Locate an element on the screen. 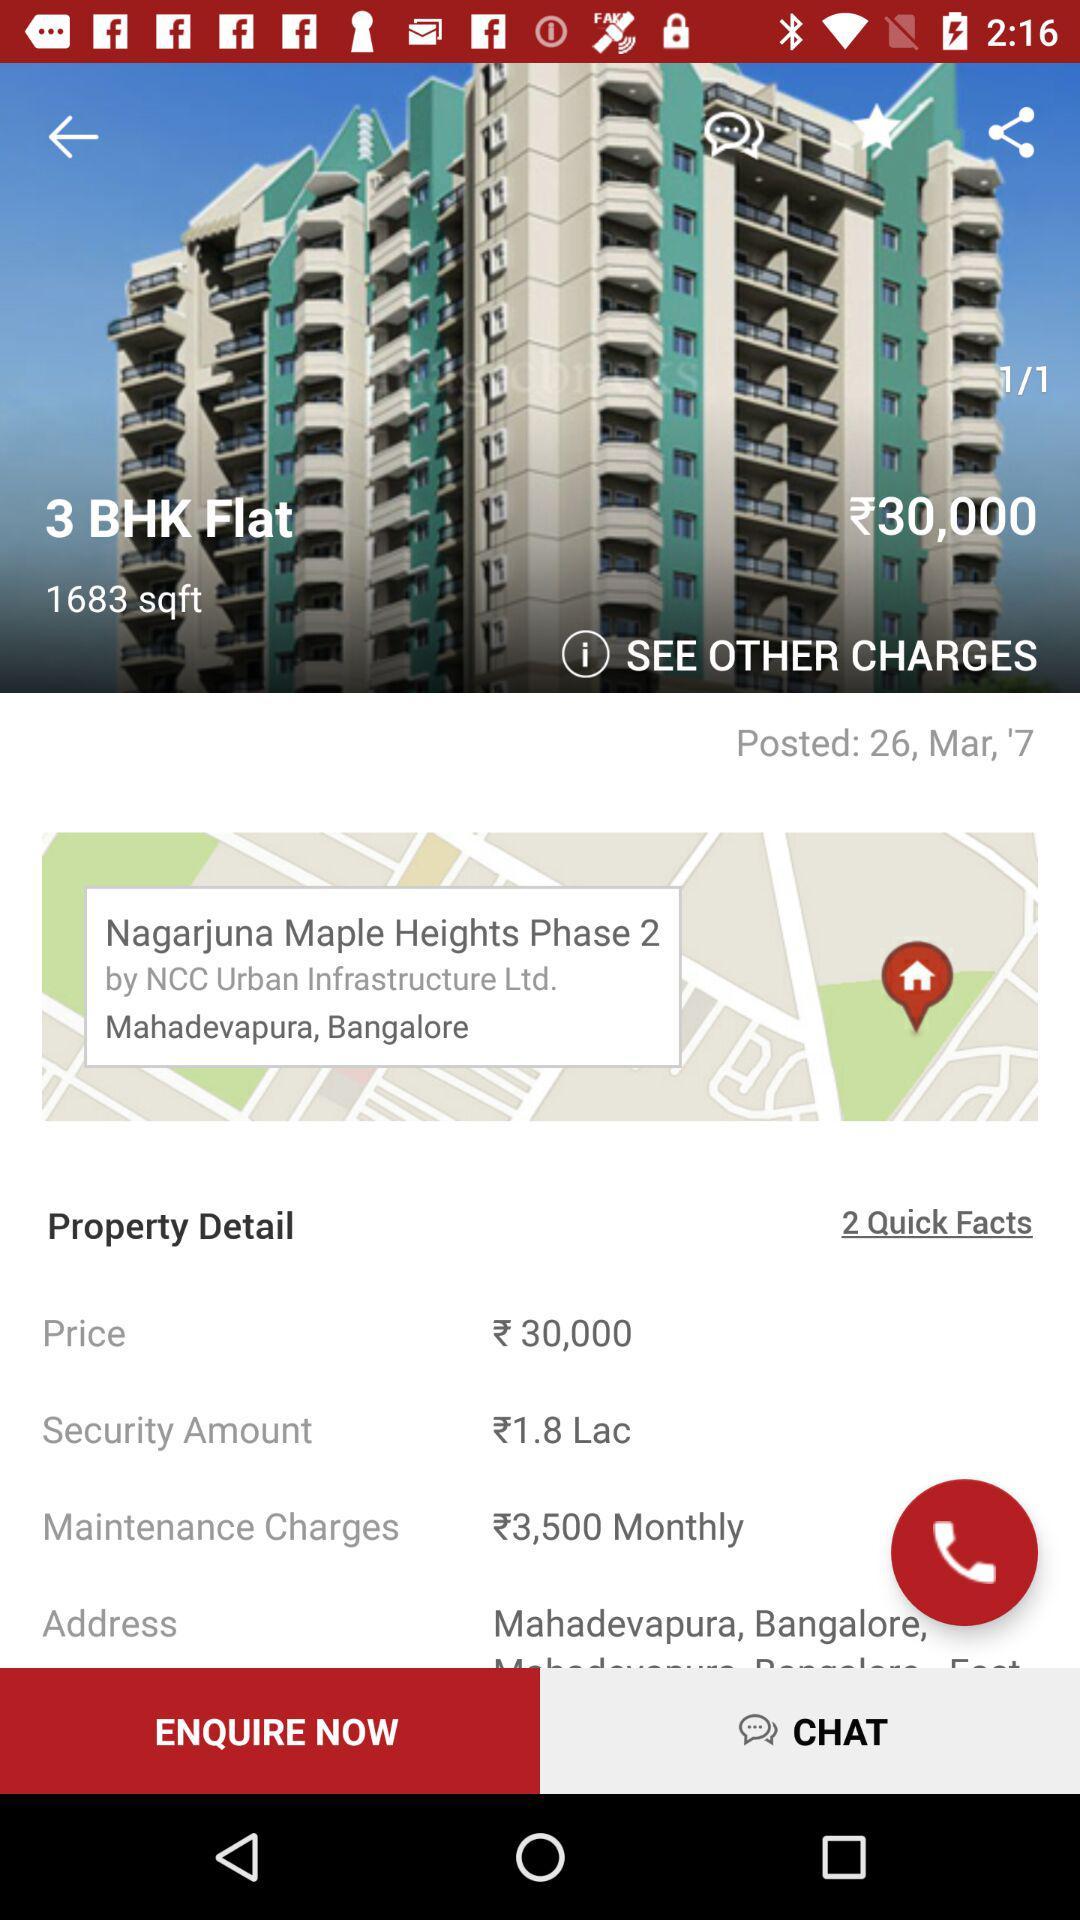  go back is located at coordinates (79, 135).